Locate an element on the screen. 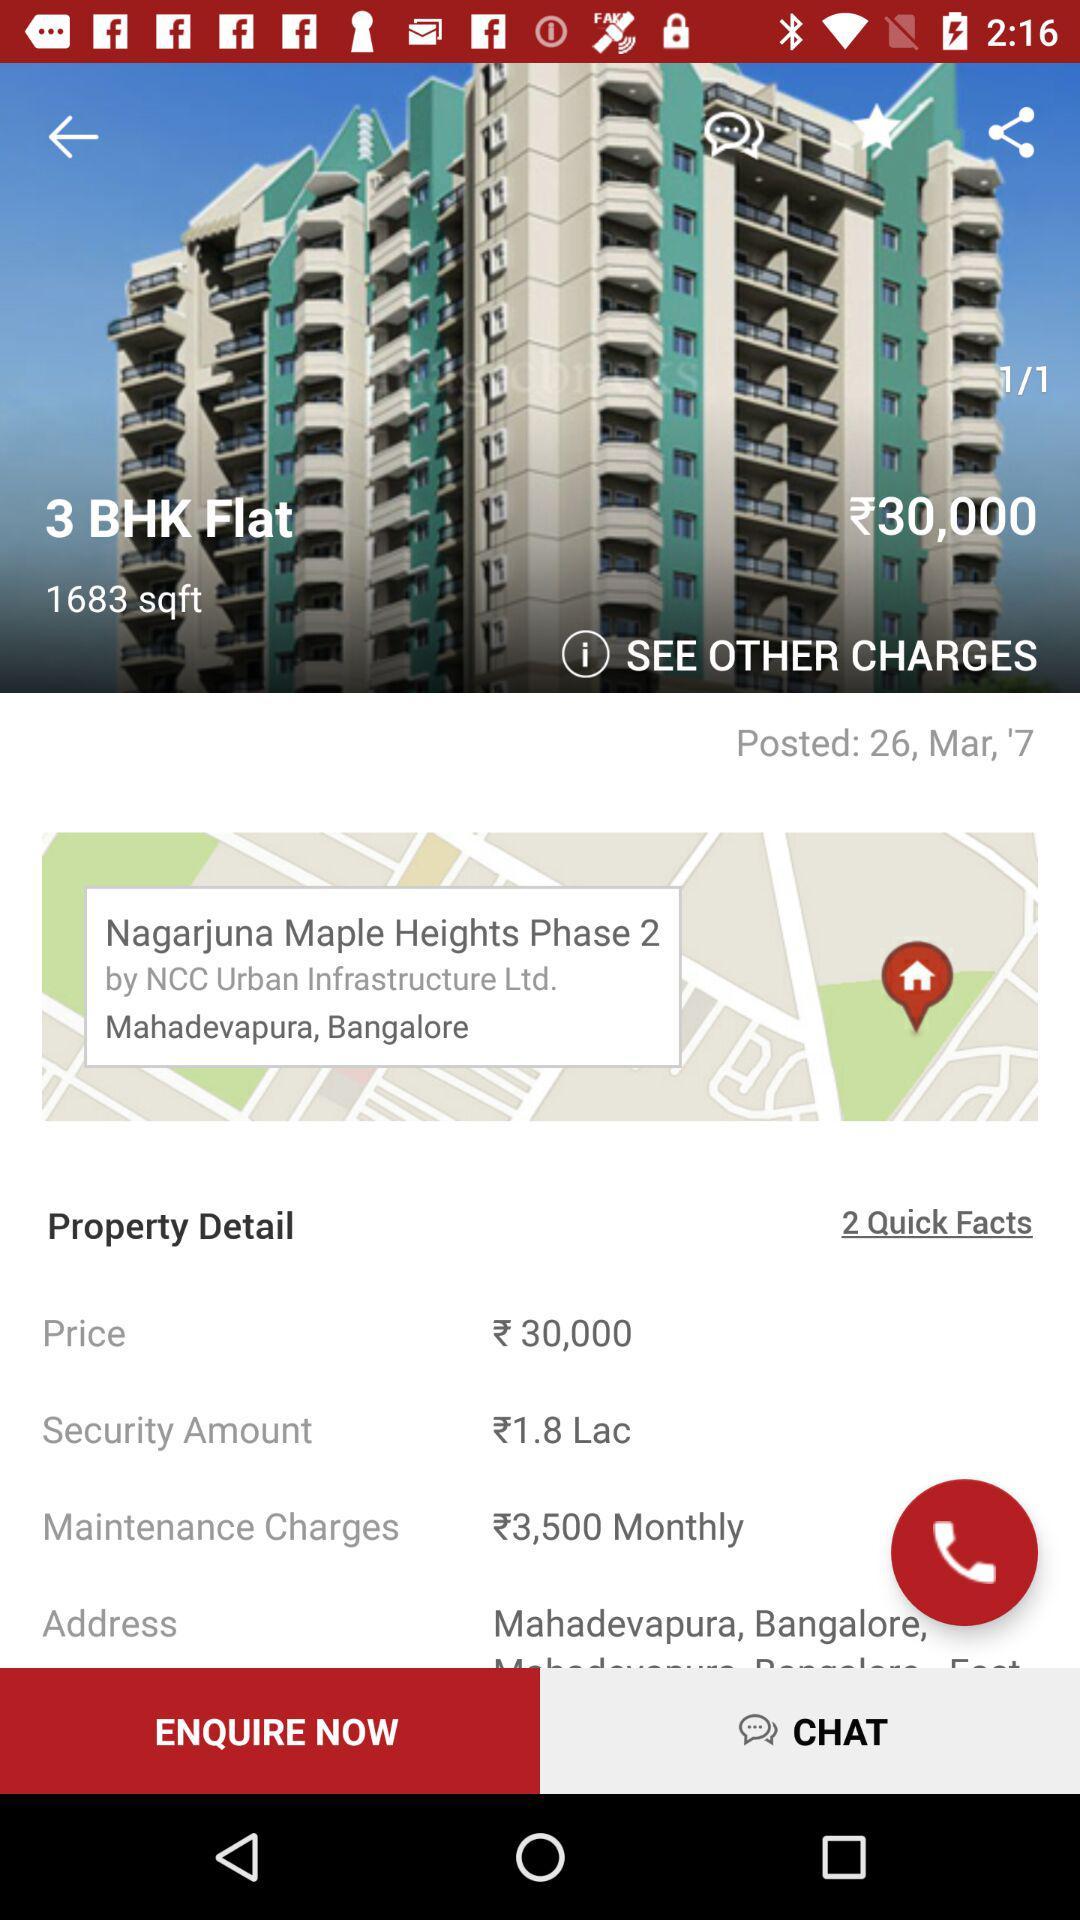  go back is located at coordinates (79, 135).